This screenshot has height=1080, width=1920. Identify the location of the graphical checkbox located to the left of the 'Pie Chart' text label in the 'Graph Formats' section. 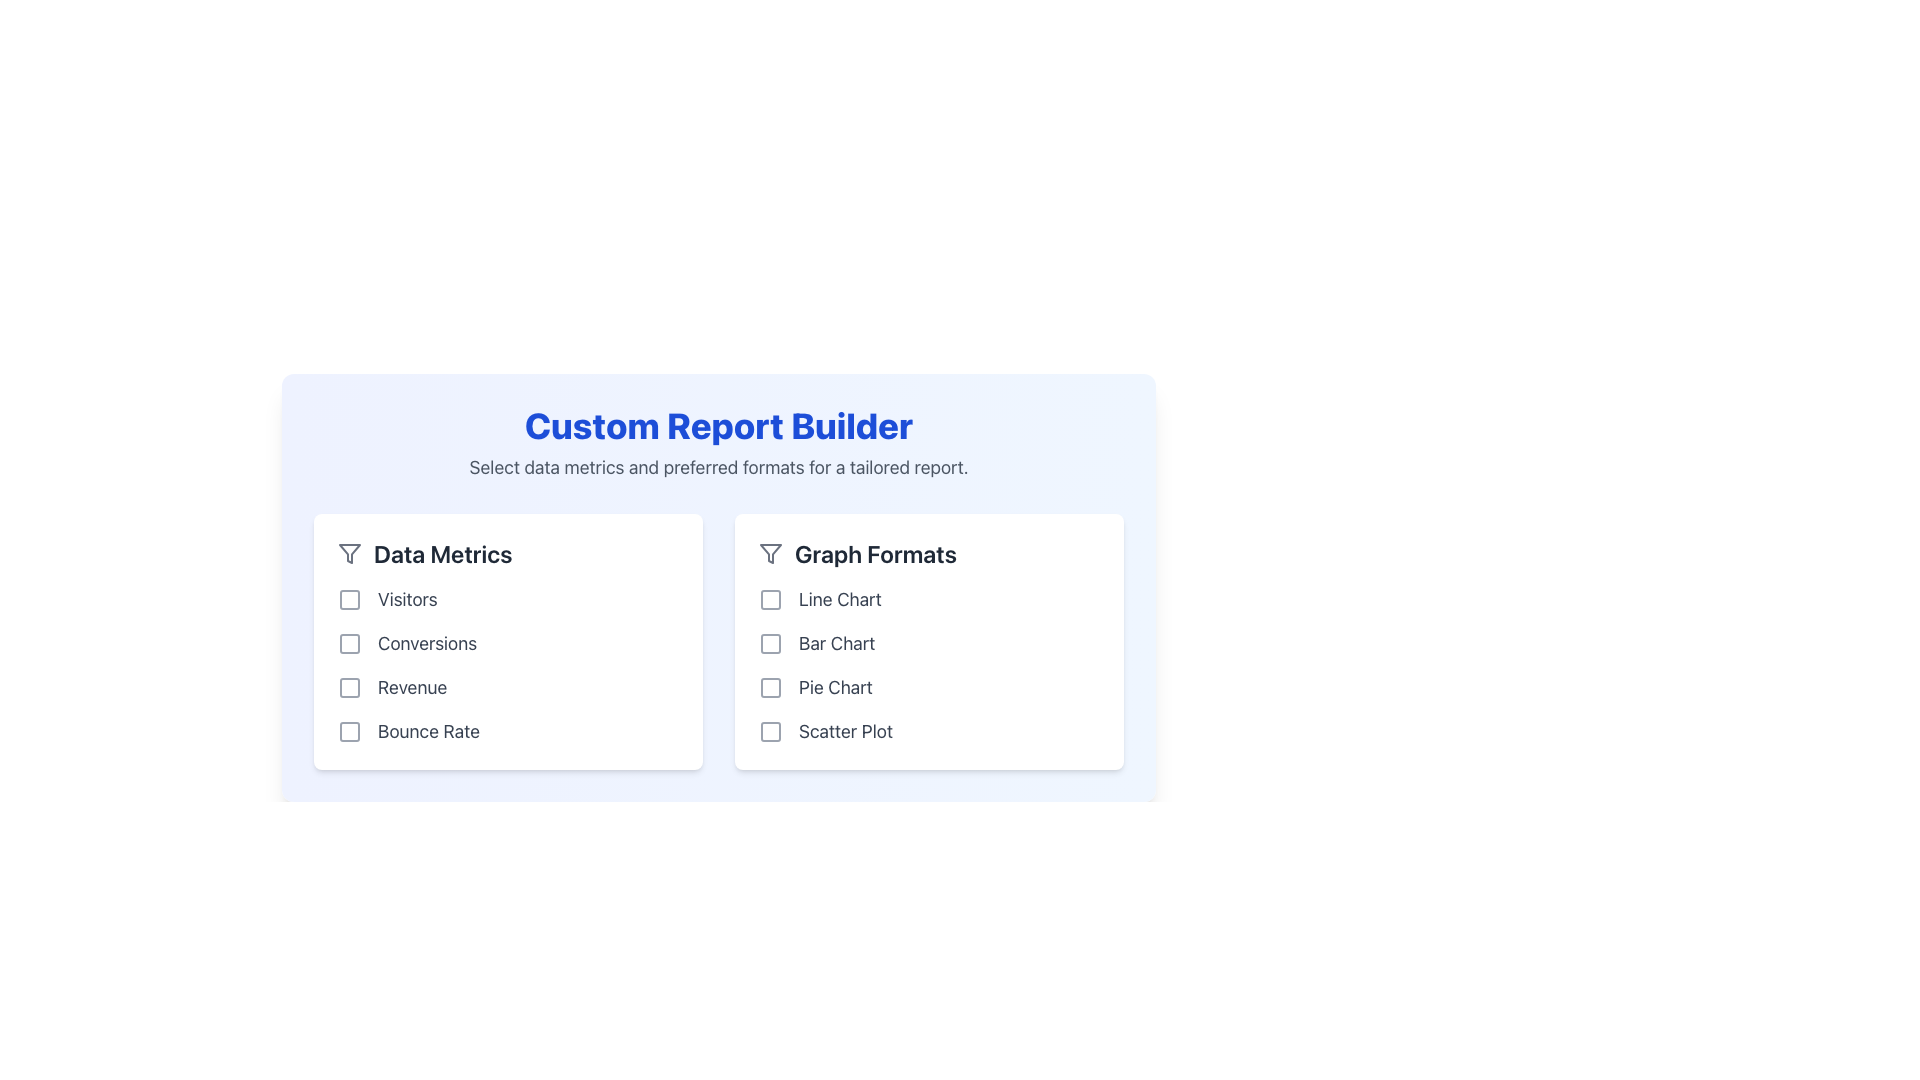
(770, 686).